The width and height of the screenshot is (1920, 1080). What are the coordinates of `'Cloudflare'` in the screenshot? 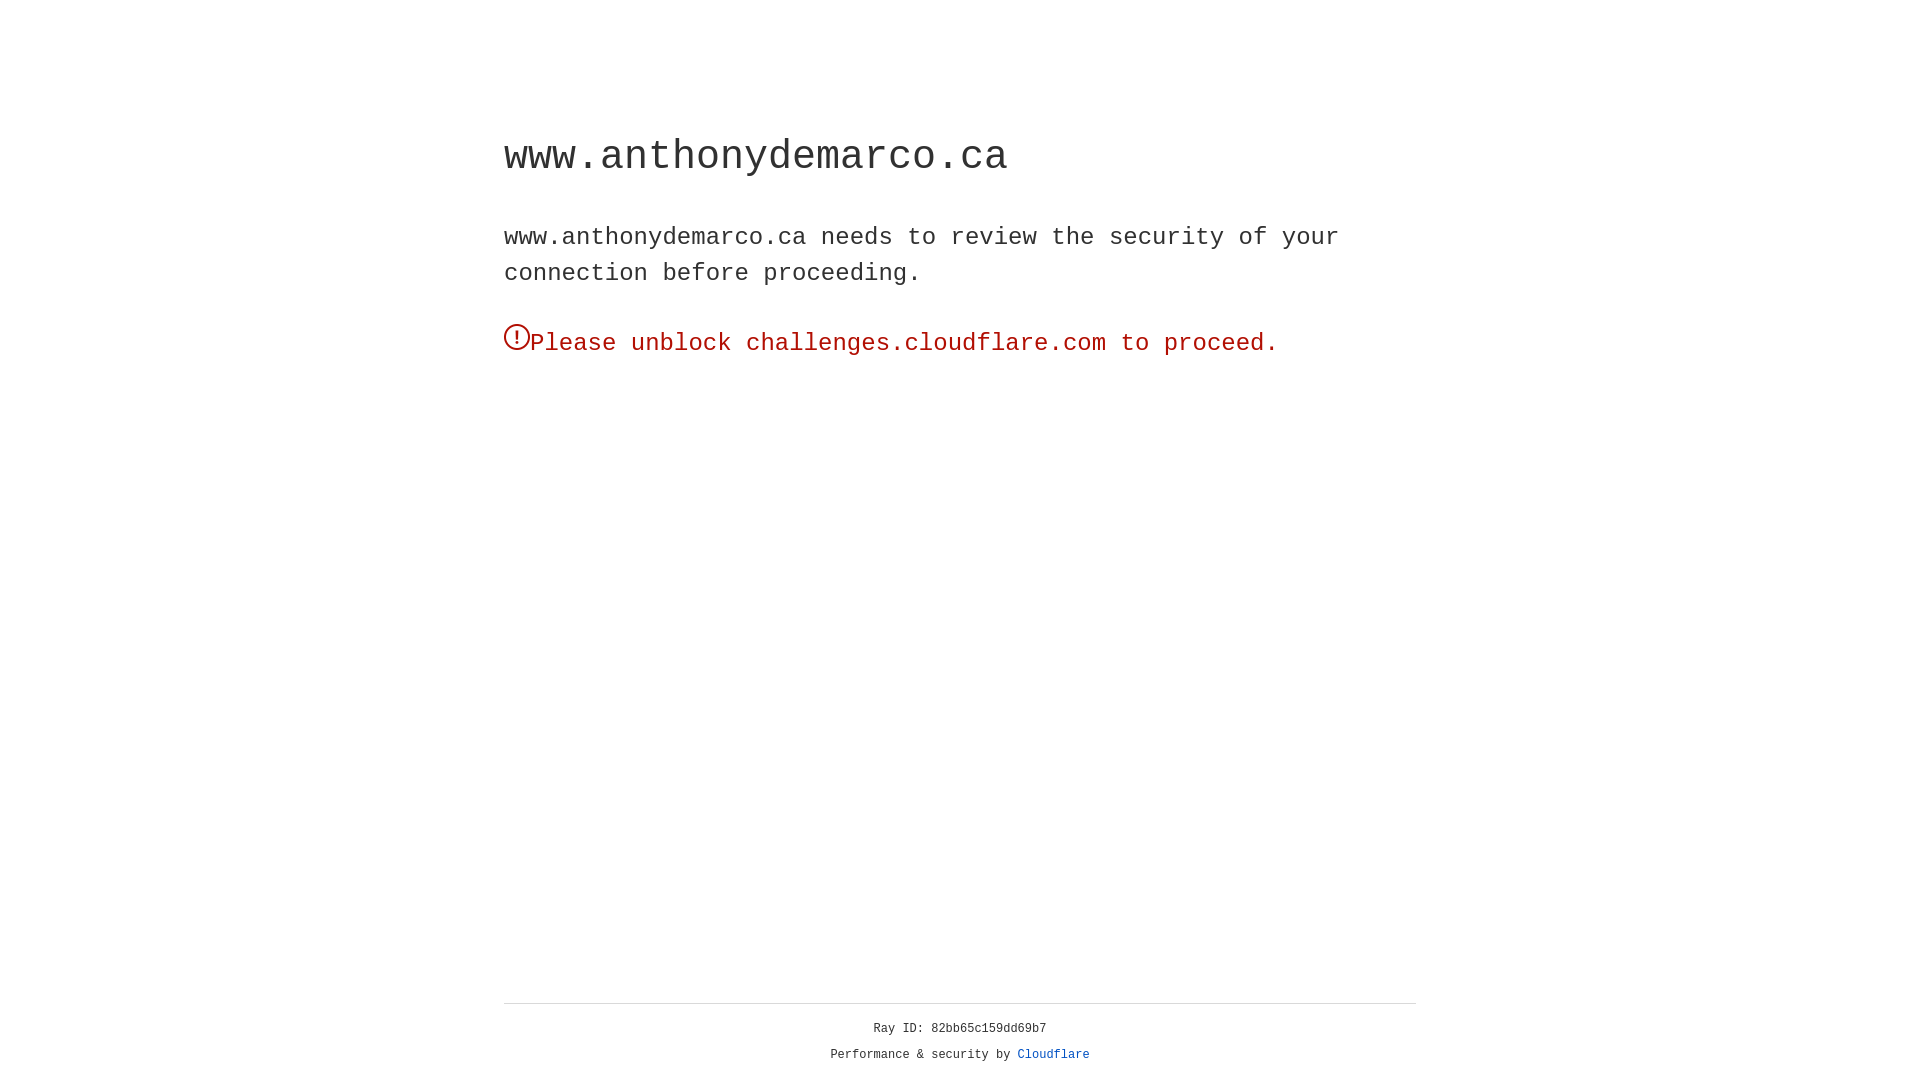 It's located at (1017, 1054).